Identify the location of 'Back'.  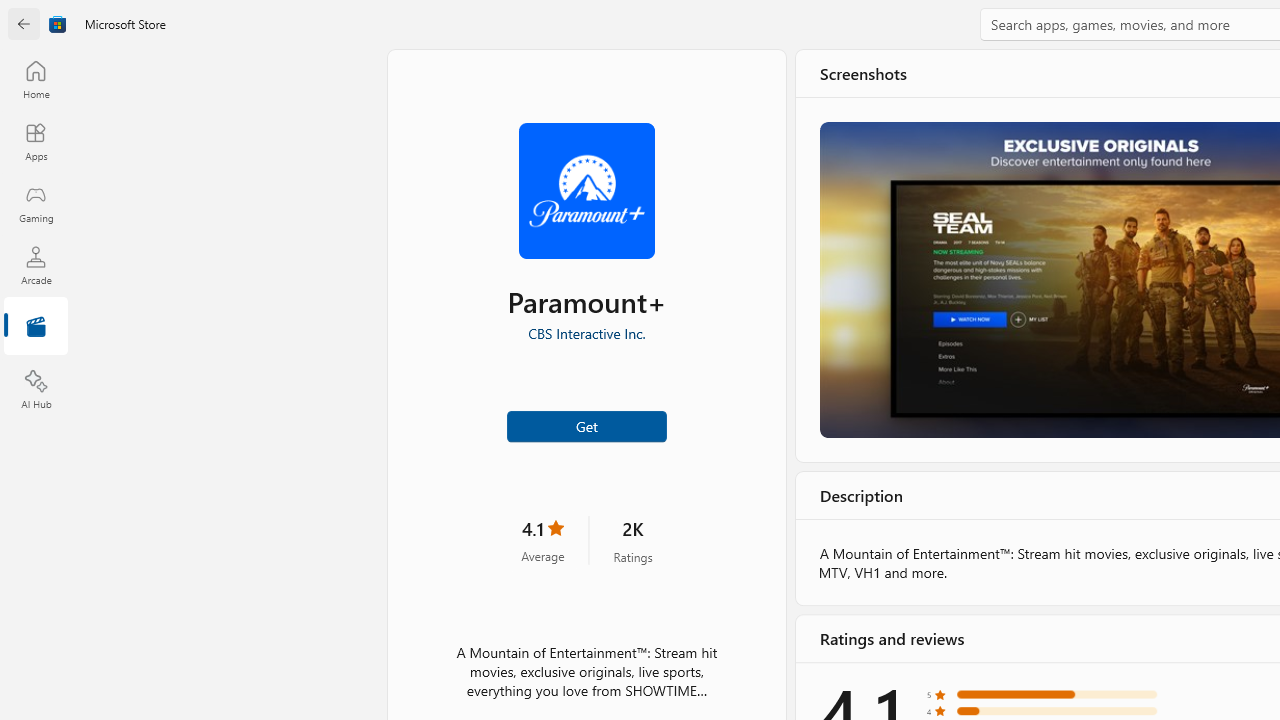
(24, 24).